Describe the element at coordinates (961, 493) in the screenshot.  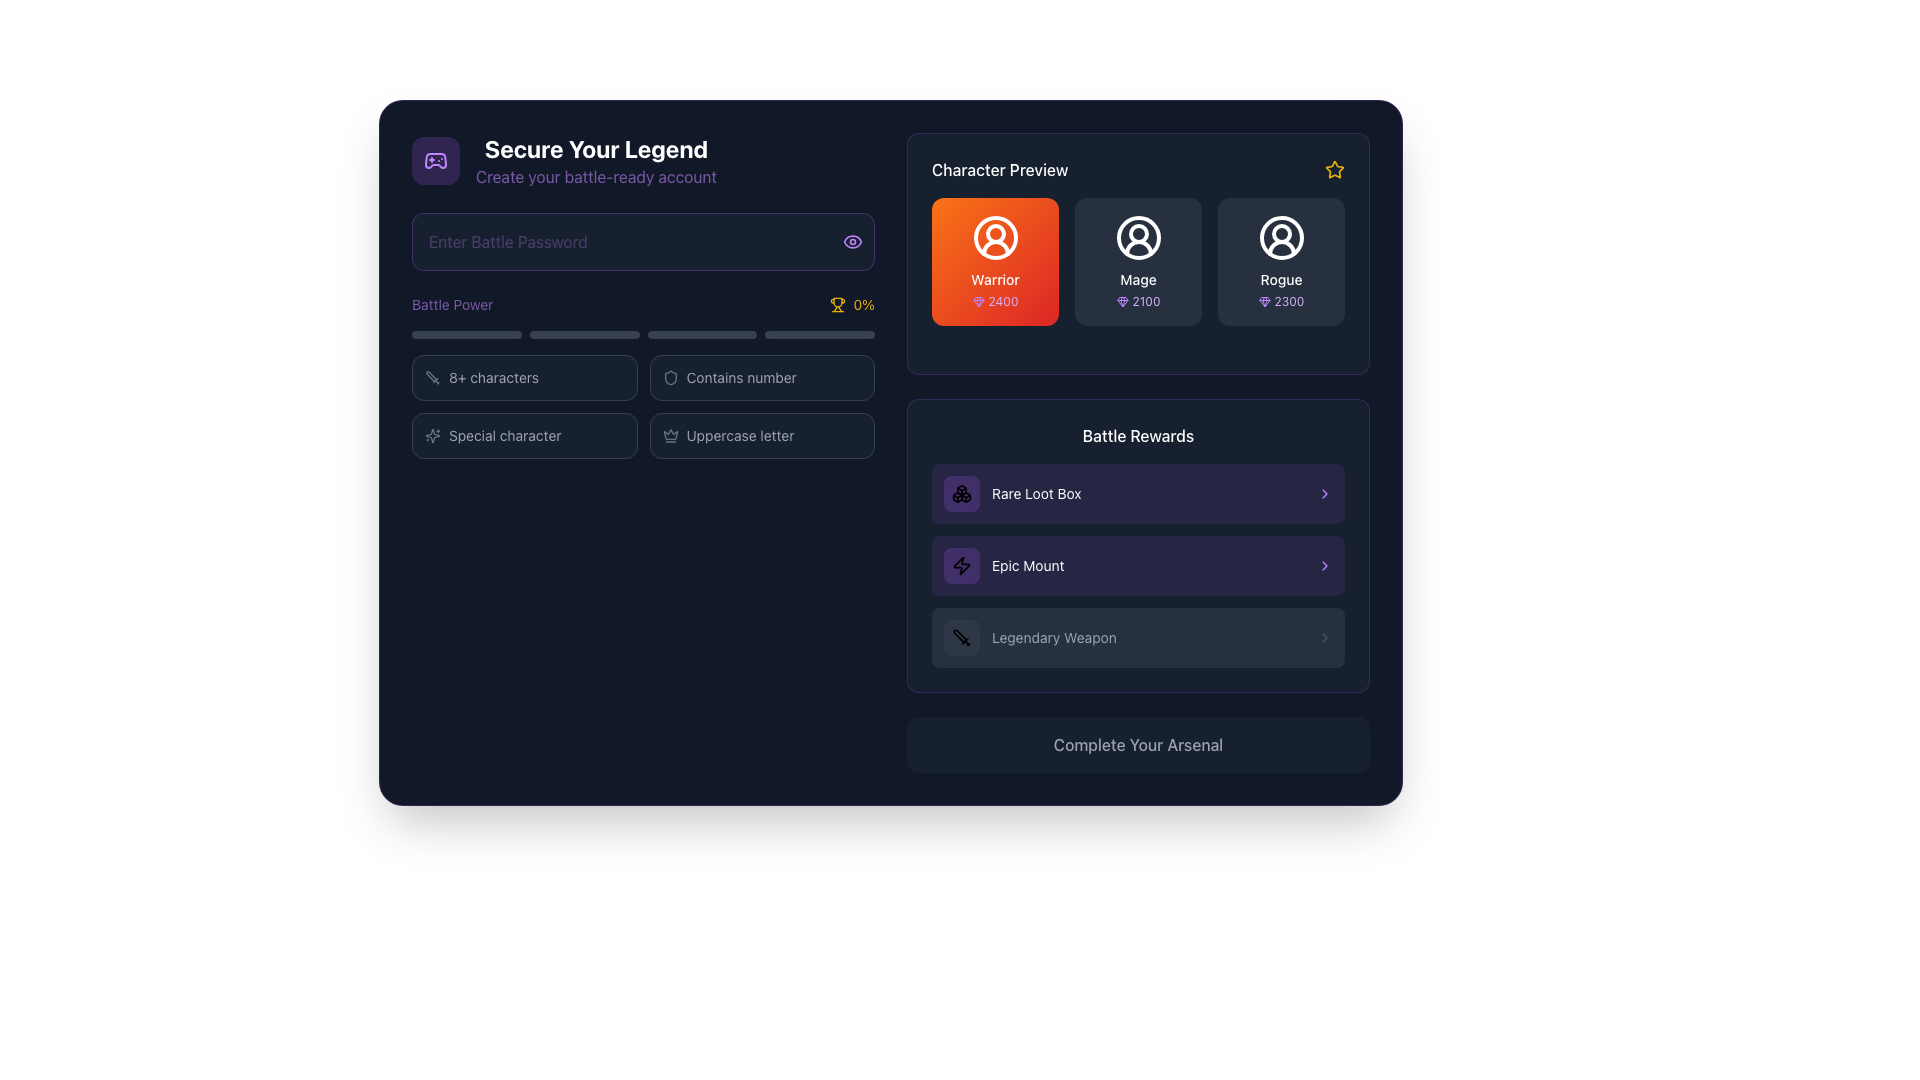
I see `the decorative icon located within the 'Character Preview' panel, which serves as an identifier symbol for a specific section or category` at that location.